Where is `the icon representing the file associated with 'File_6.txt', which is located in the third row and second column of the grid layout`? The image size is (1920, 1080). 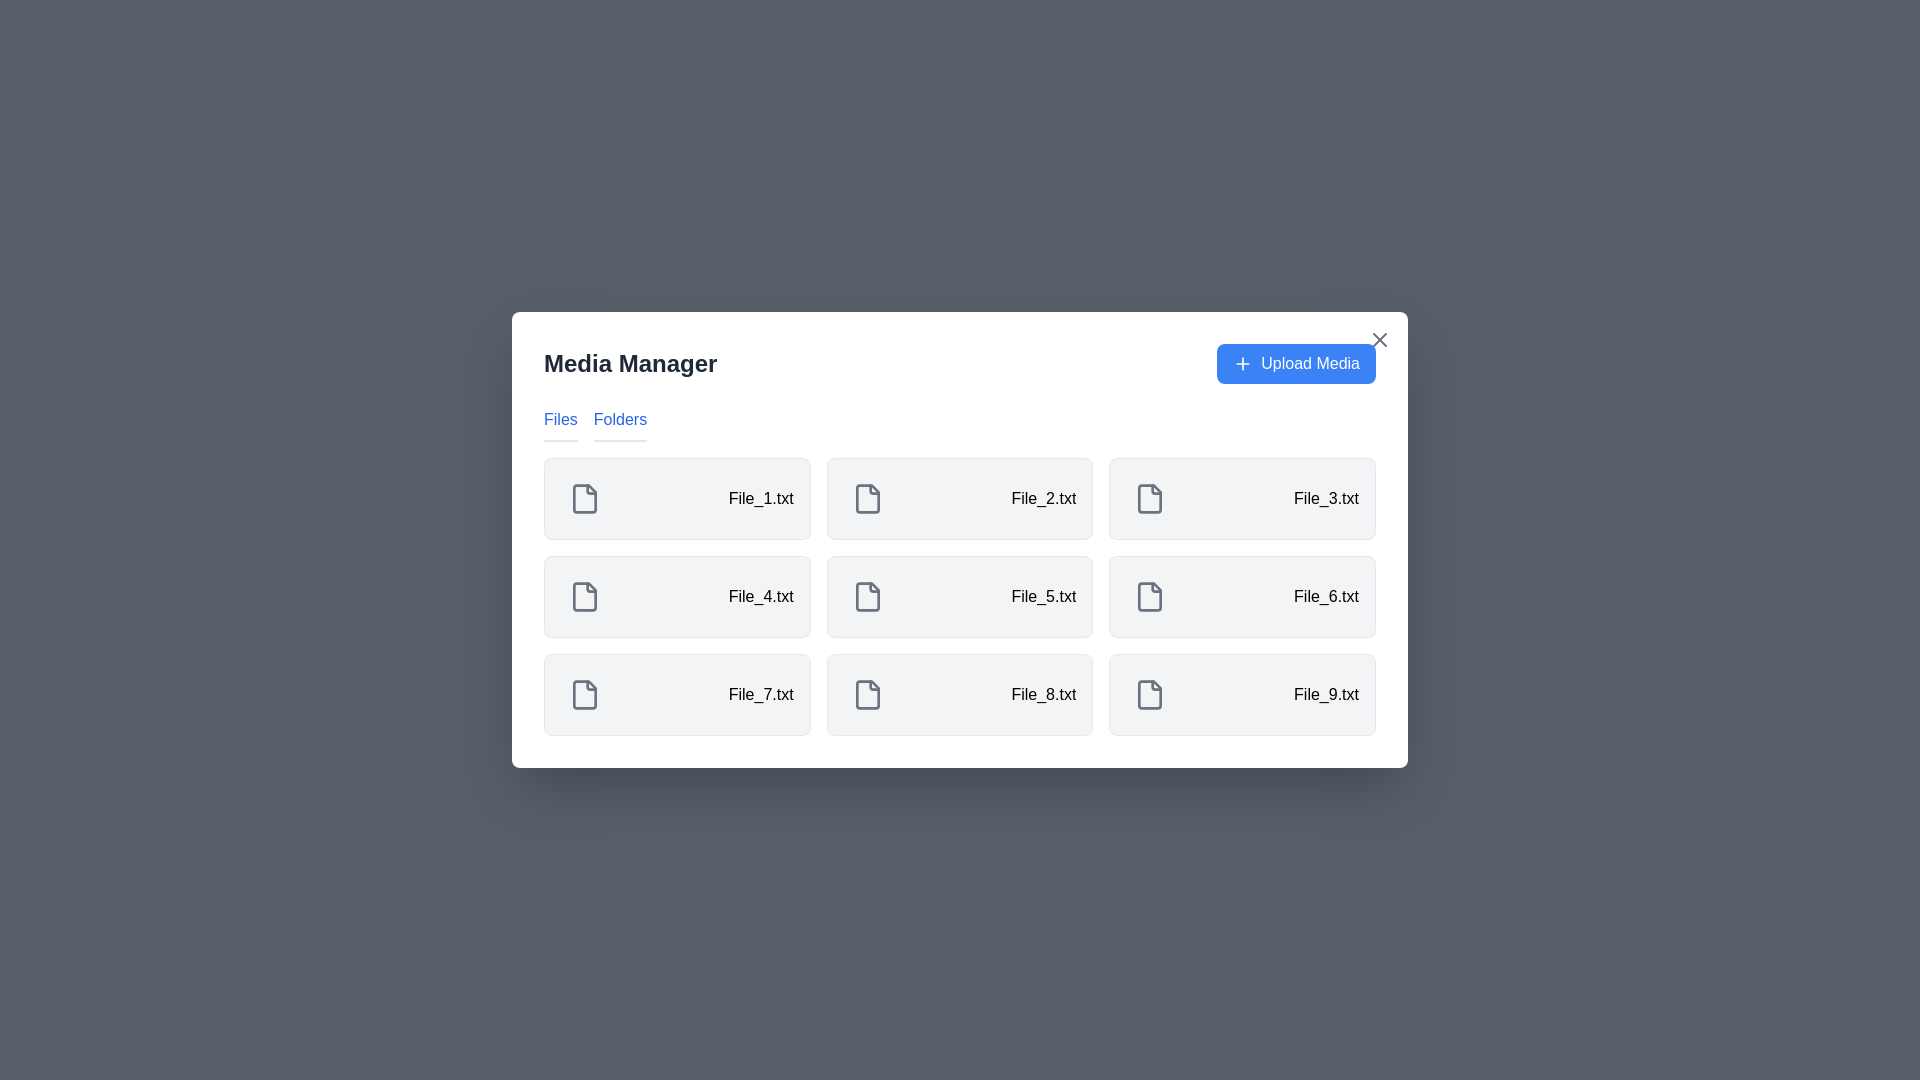 the icon representing the file associated with 'File_6.txt', which is located in the third row and second column of the grid layout is located at coordinates (1150, 596).